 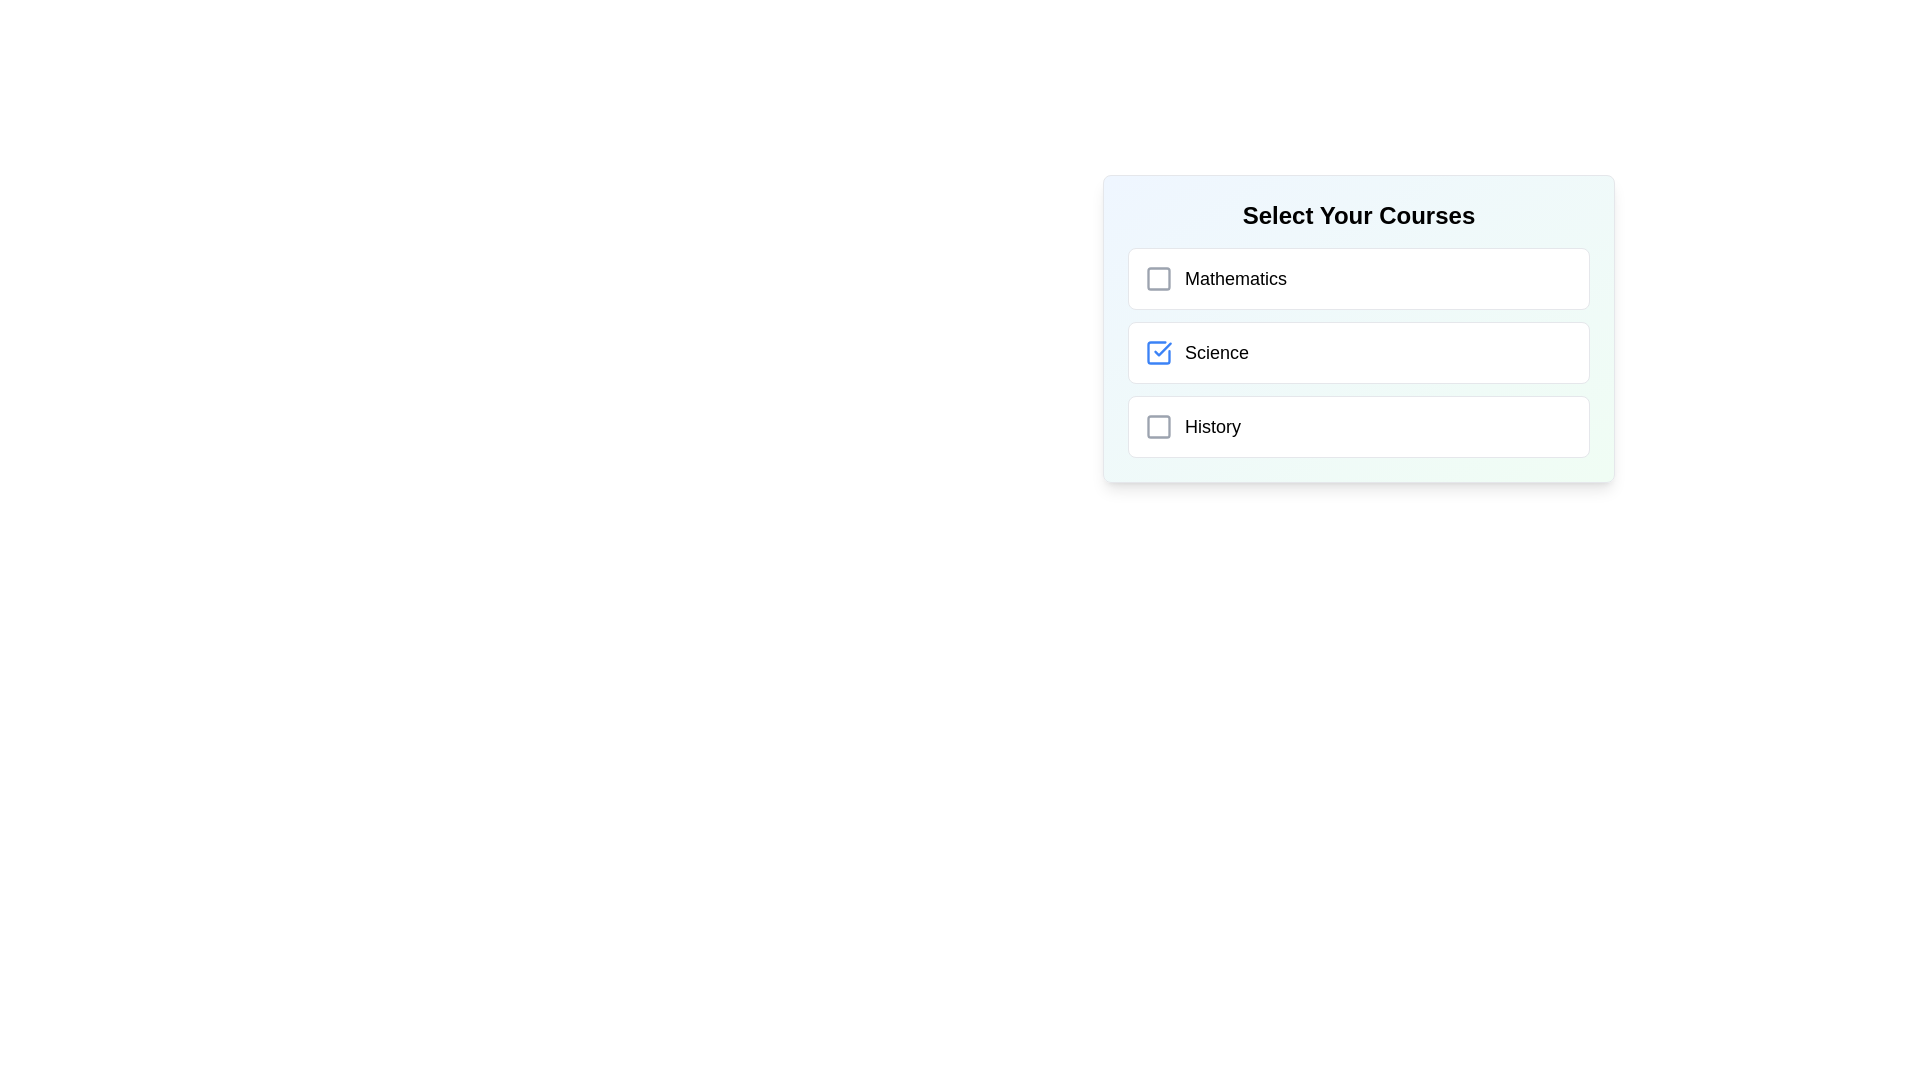 What do you see at coordinates (1158, 278) in the screenshot?
I see `the SVG Checkbox for the Mathematics course, which is positioned to the left of the text label in the Mathematics row` at bounding box center [1158, 278].